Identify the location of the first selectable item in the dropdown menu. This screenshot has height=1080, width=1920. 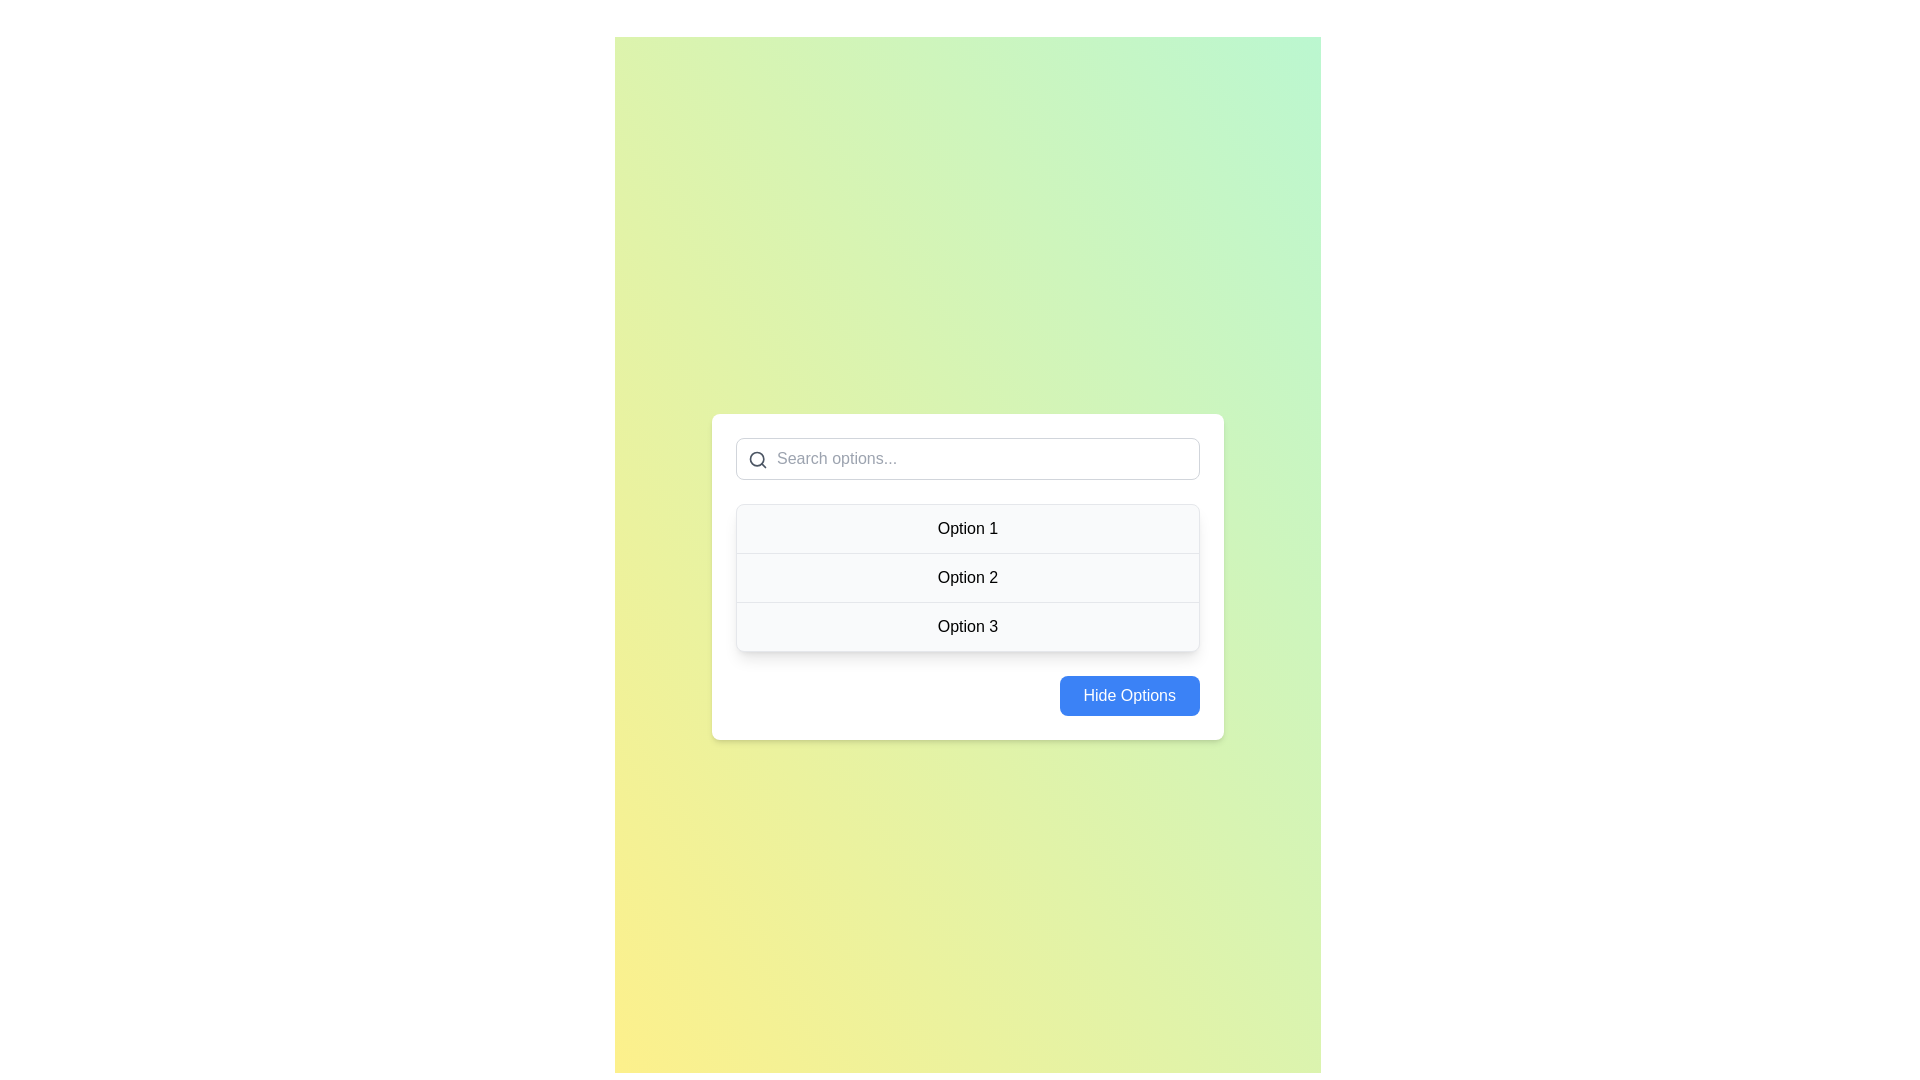
(968, 527).